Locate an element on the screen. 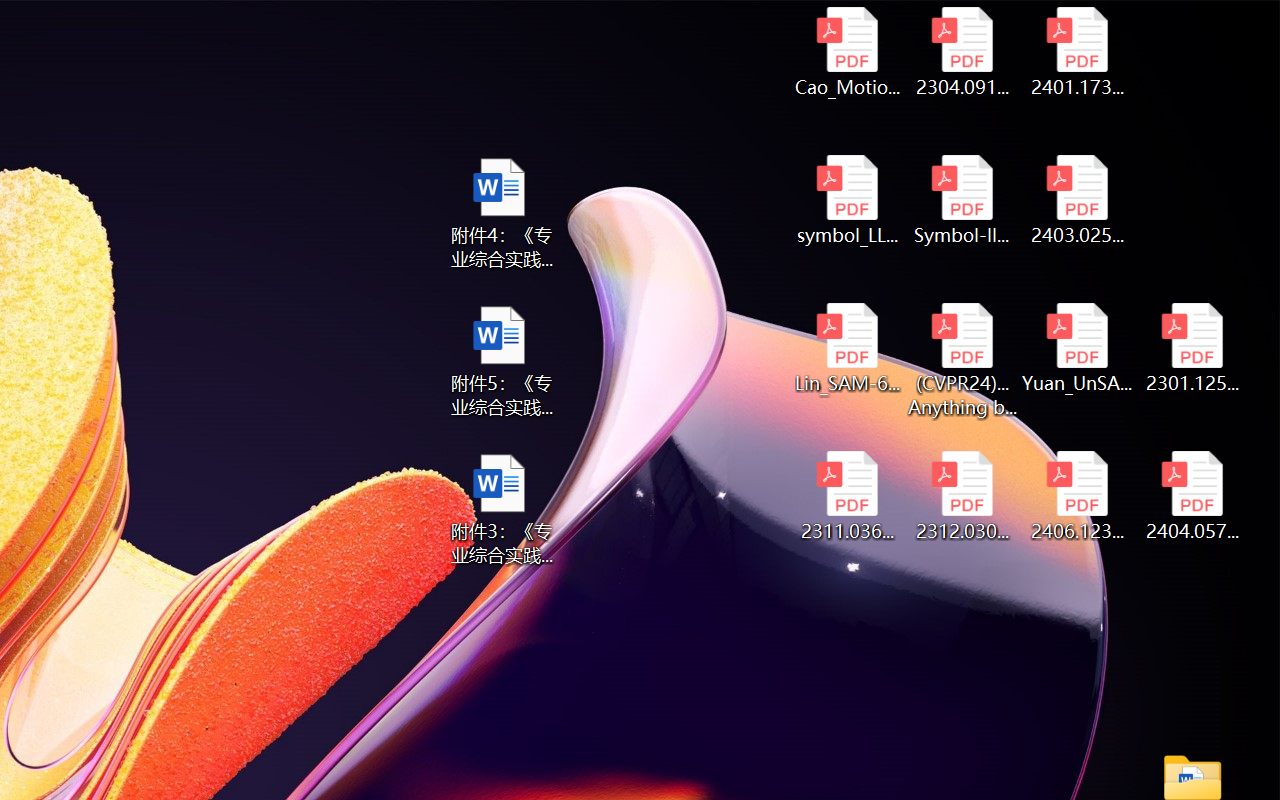 This screenshot has width=1280, height=800. 'symbol_LLM.pdf' is located at coordinates (847, 200).